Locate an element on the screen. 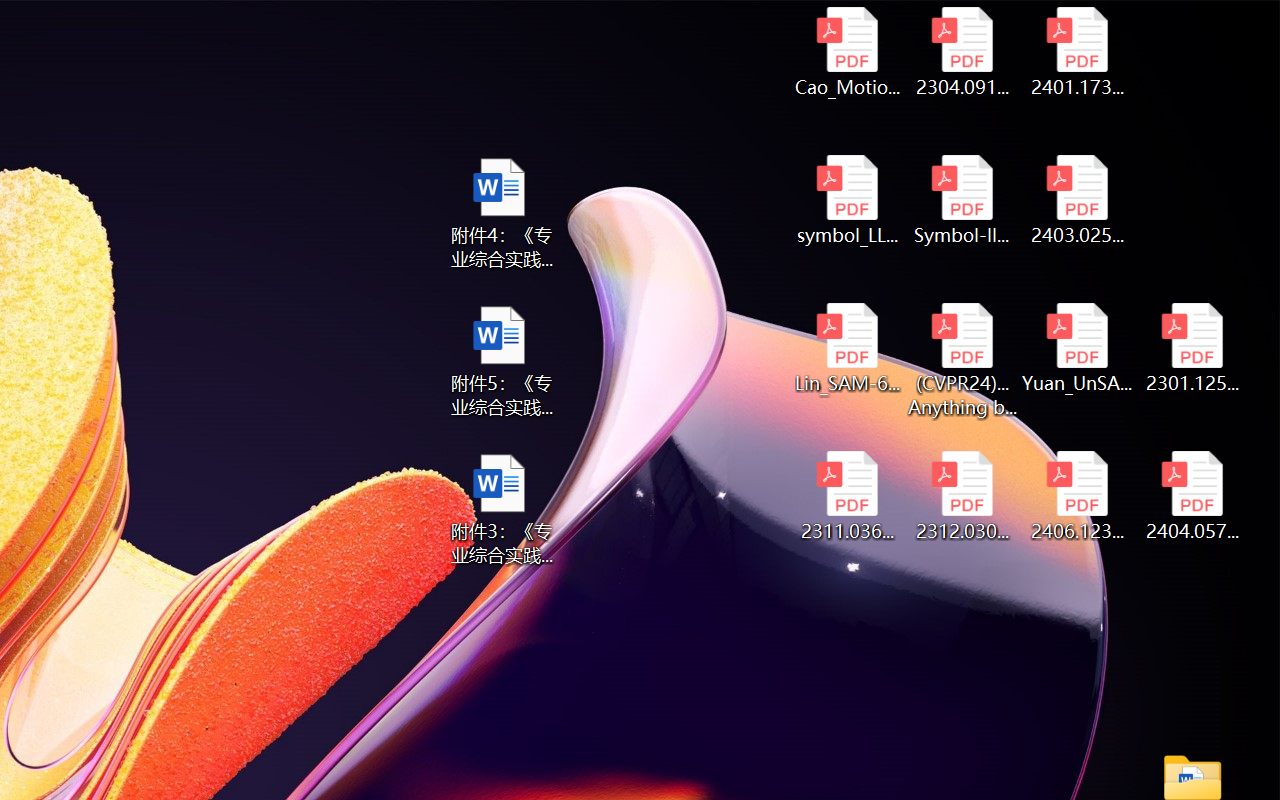 This screenshot has width=1280, height=800. 'symbol_LLM.pdf' is located at coordinates (847, 200).